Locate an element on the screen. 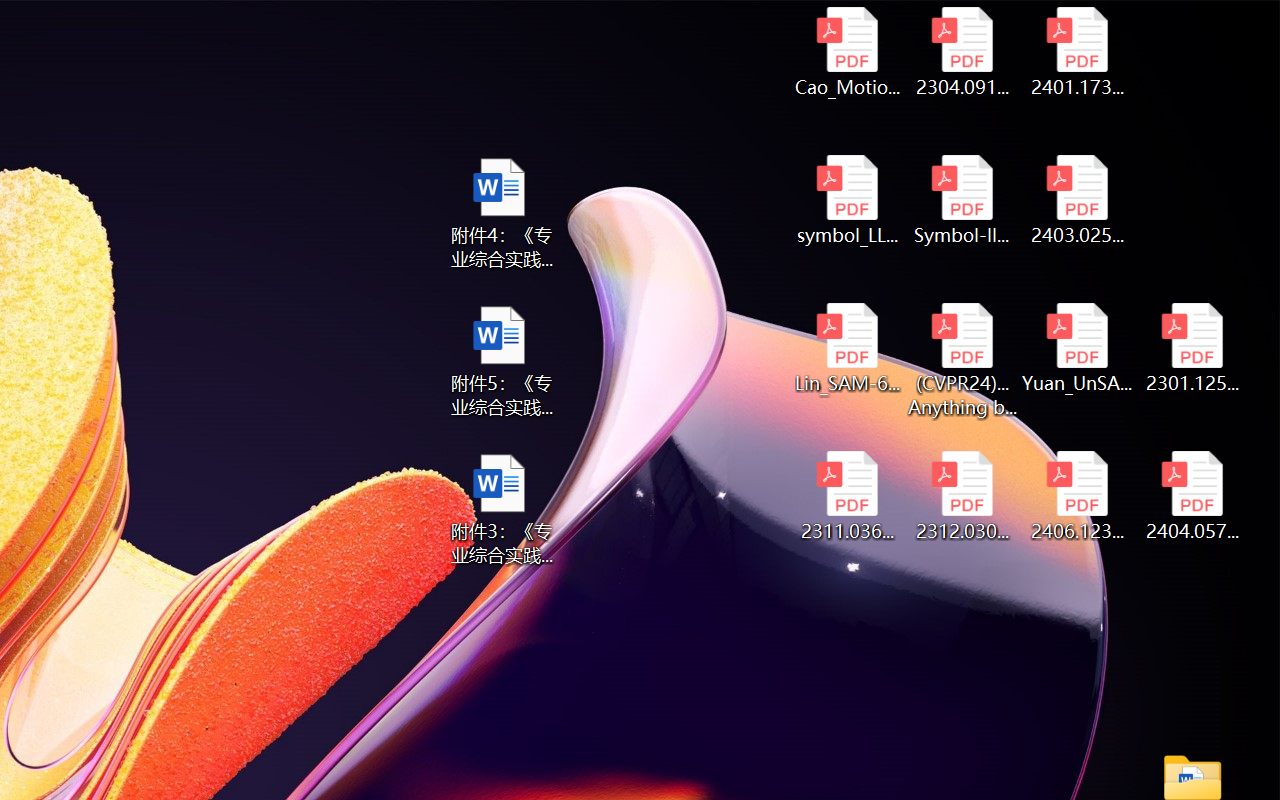 This screenshot has width=1280, height=800. 'symbol_LLM.pdf' is located at coordinates (847, 200).